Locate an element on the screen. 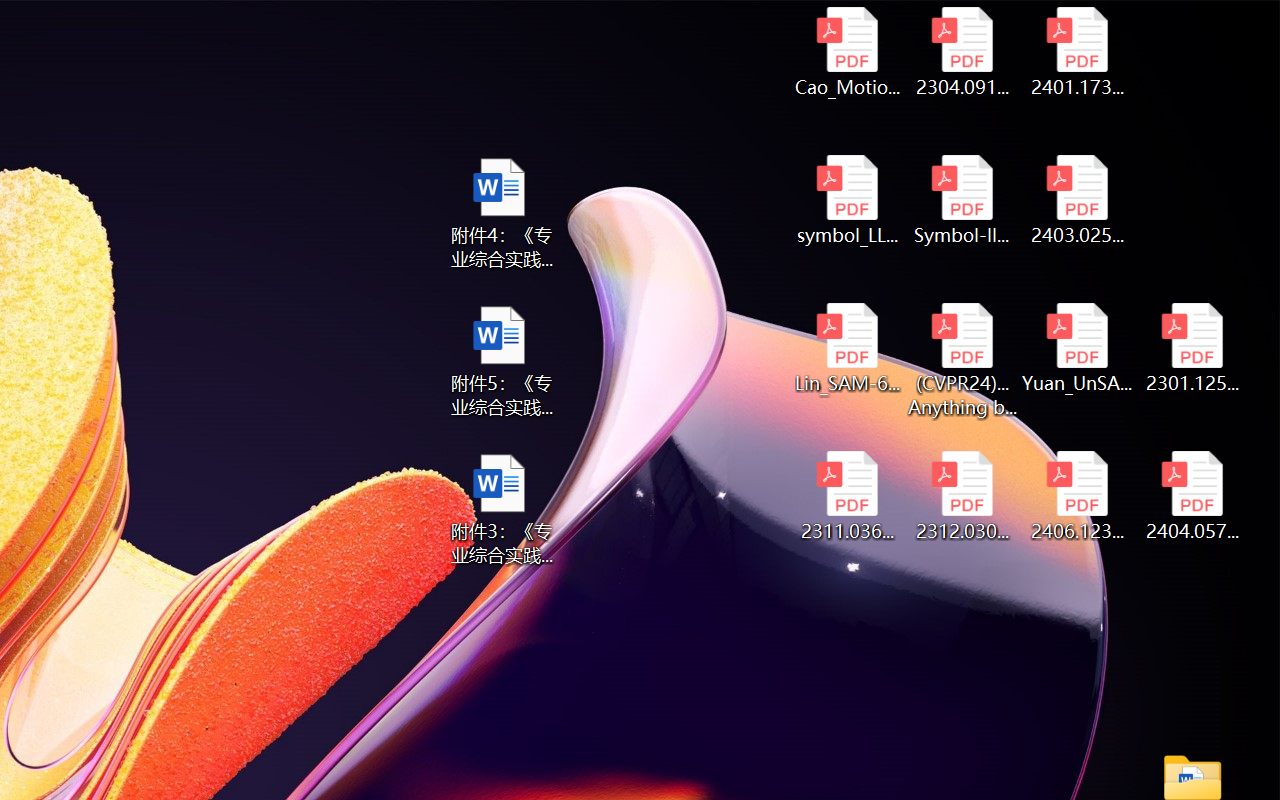 This screenshot has width=1280, height=800. 'symbol_LLM.pdf' is located at coordinates (847, 200).